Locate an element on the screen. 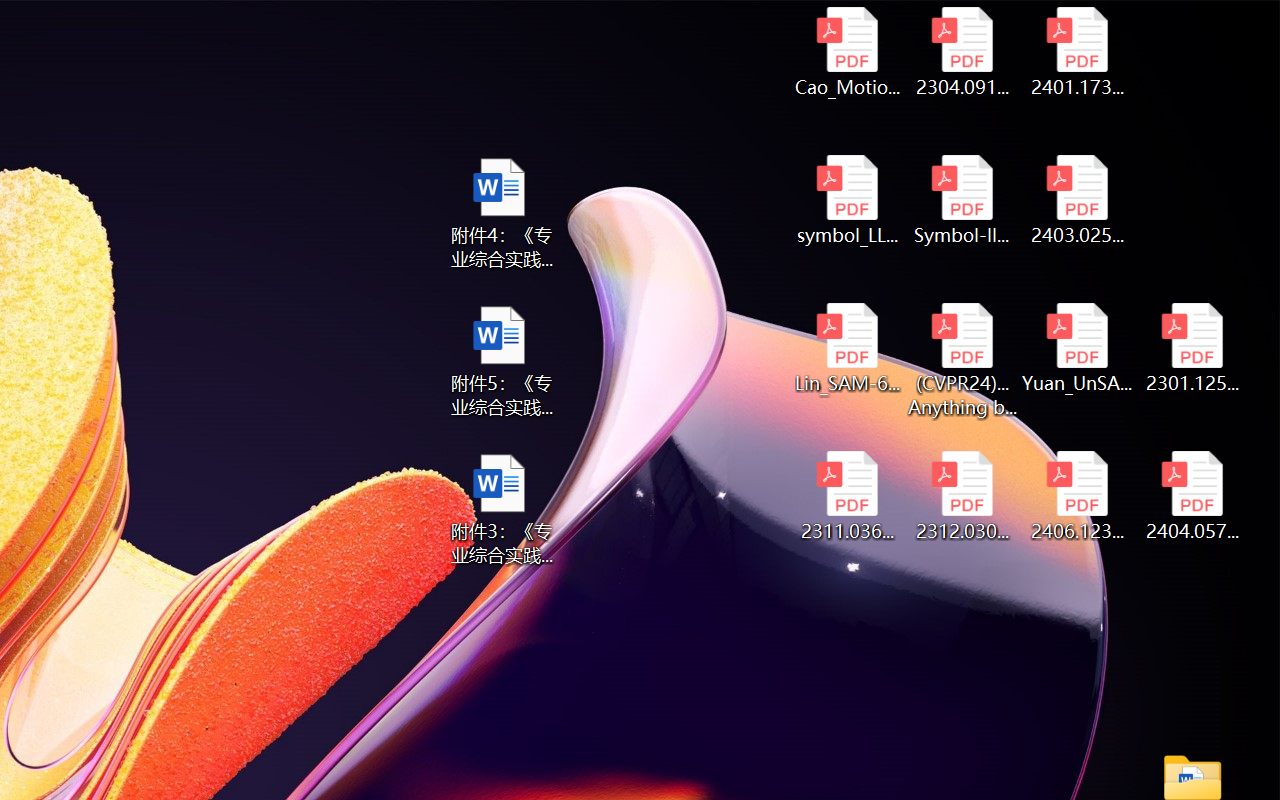 This screenshot has width=1280, height=800. 'symbol_LLM.pdf' is located at coordinates (847, 200).